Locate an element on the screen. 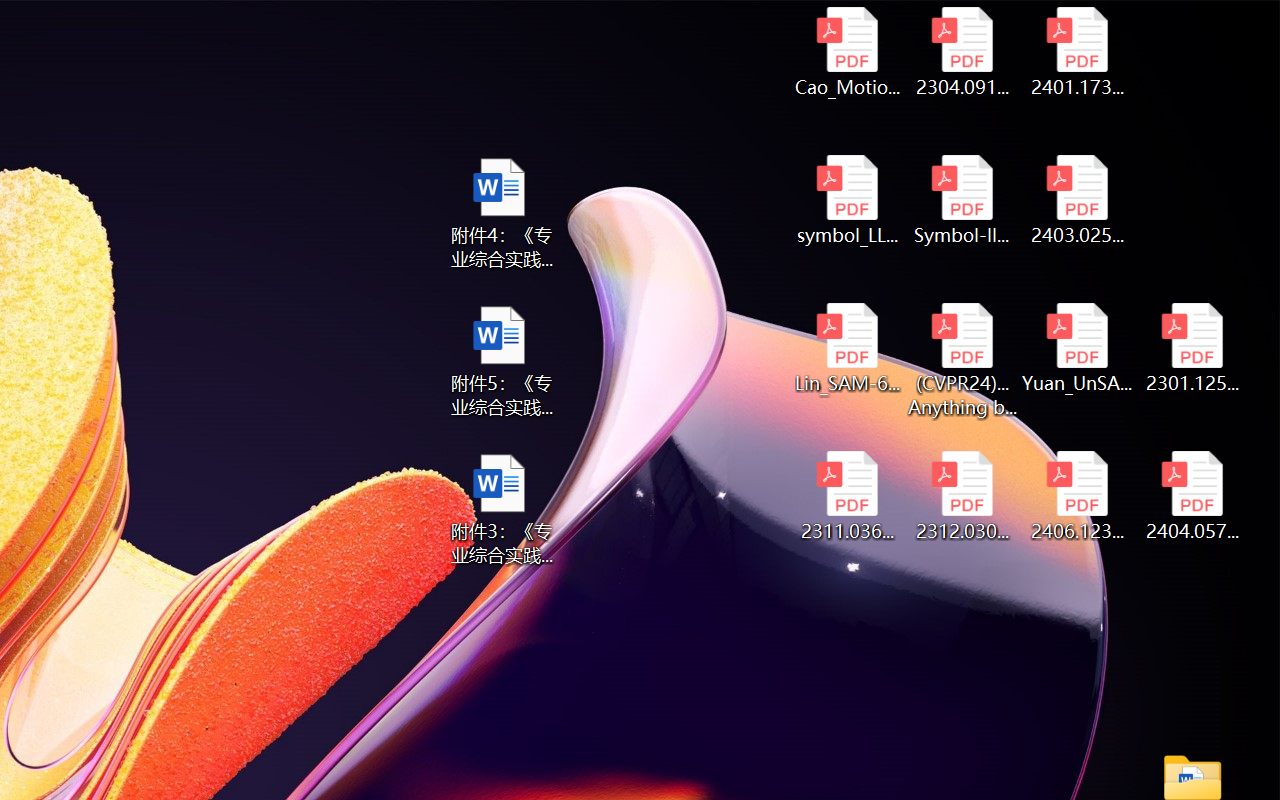 This screenshot has width=1280, height=800. 'symbol_LLM.pdf' is located at coordinates (847, 200).